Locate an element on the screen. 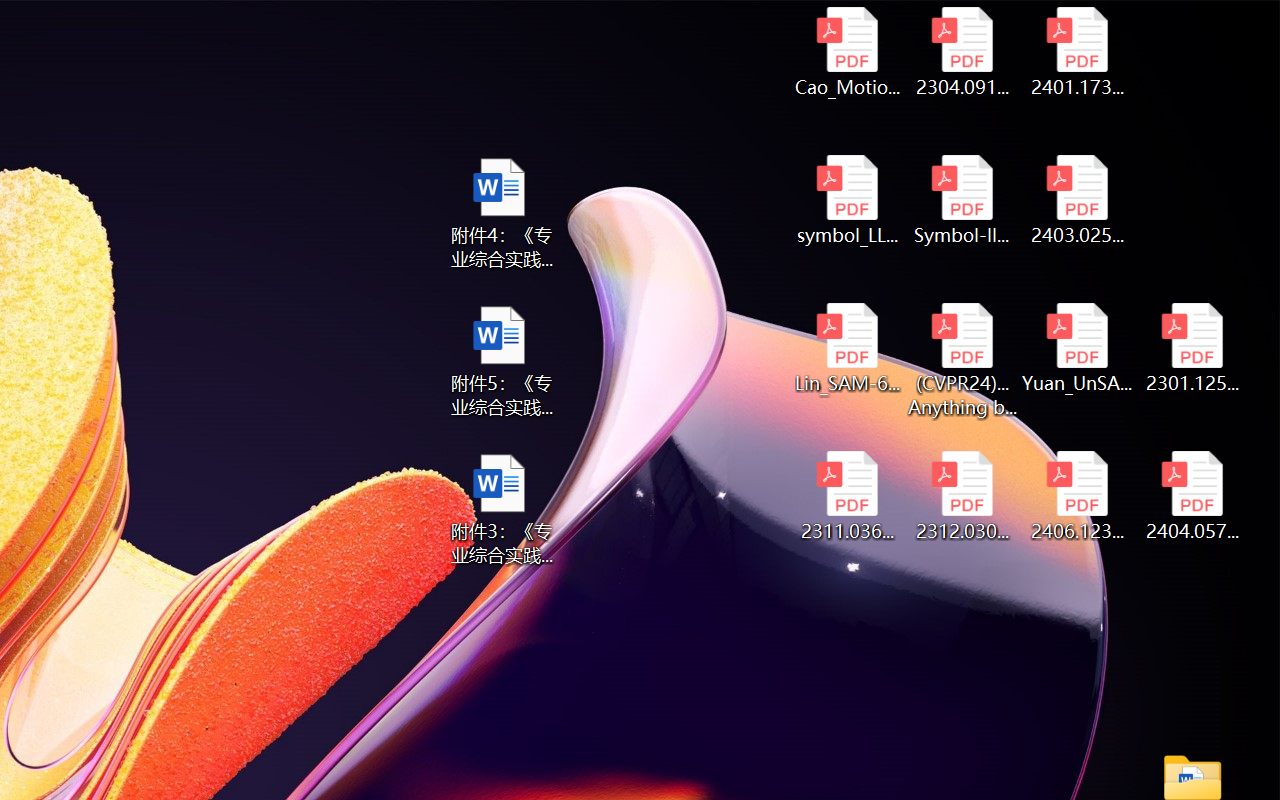 This screenshot has width=1280, height=800. 'symbol_LLM.pdf' is located at coordinates (847, 200).